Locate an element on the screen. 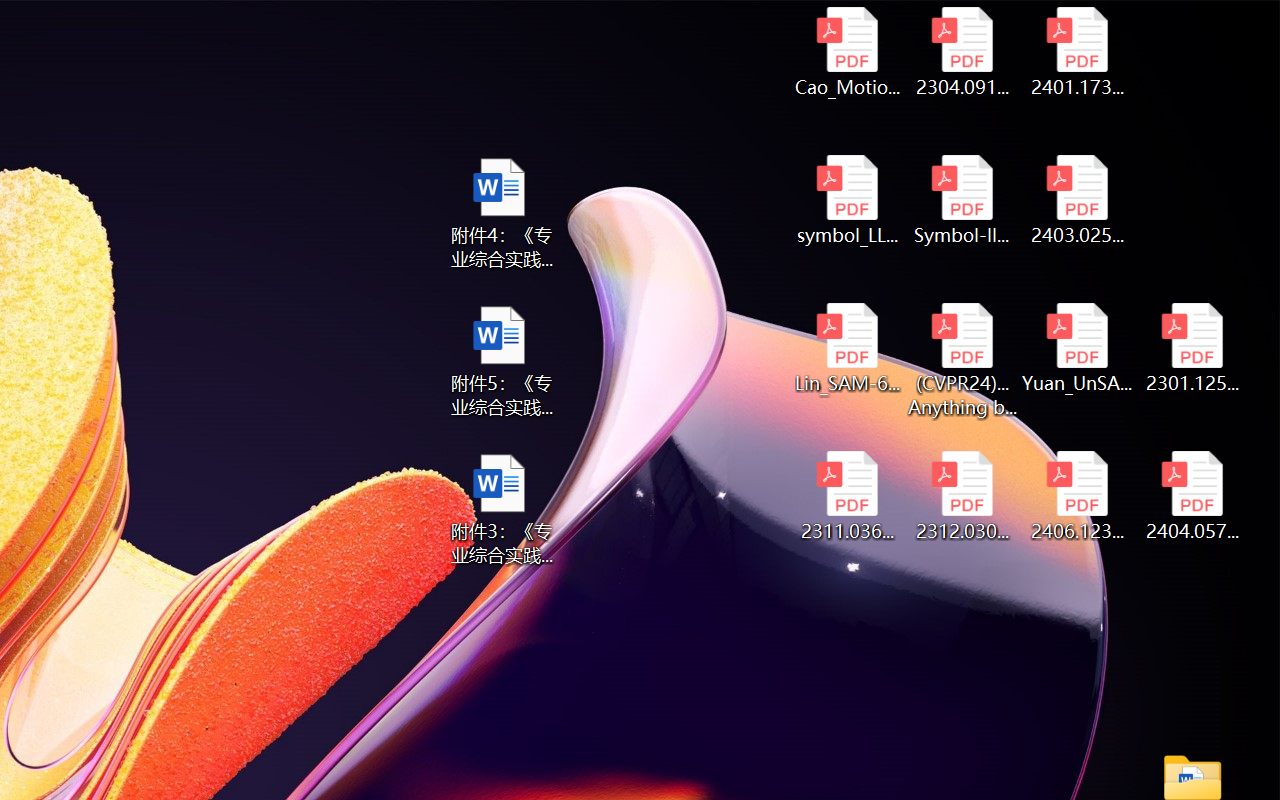 This screenshot has width=1280, height=800. 'symbol_LLM.pdf' is located at coordinates (847, 200).